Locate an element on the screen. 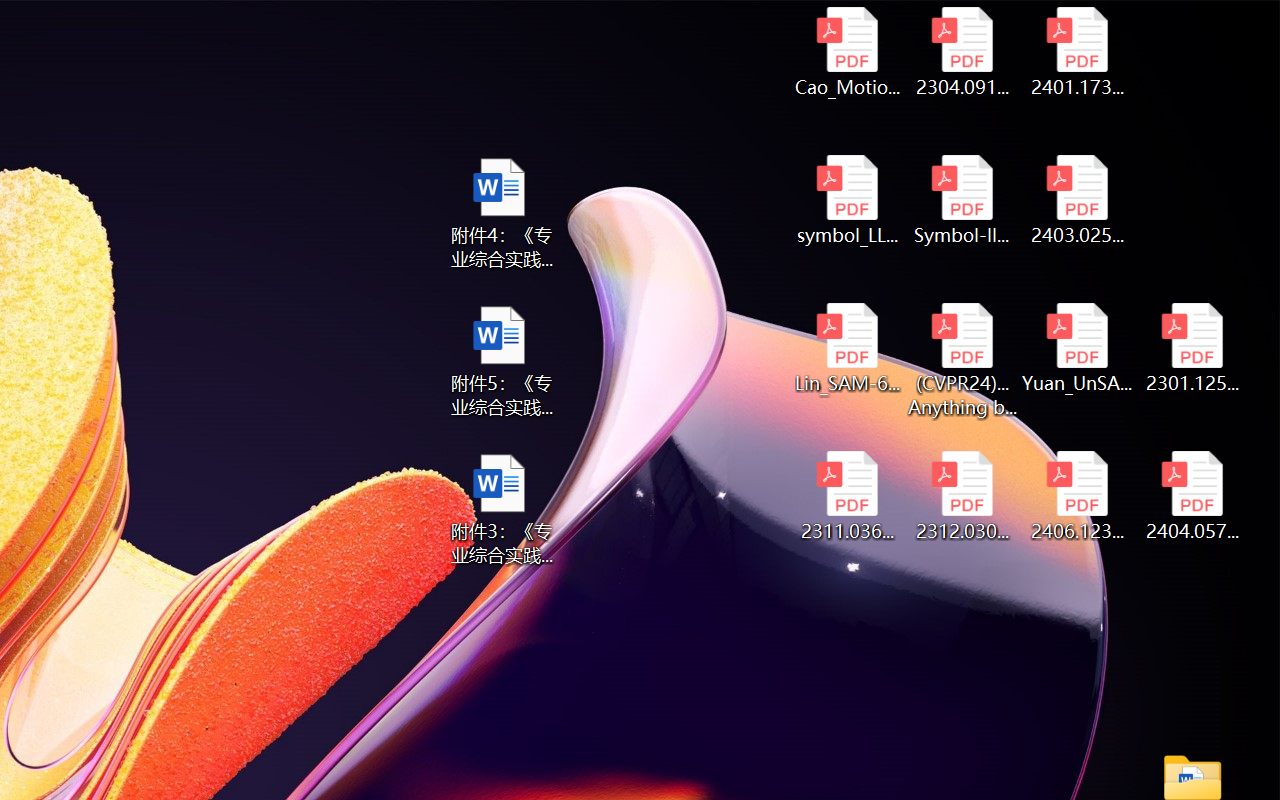 This screenshot has width=1280, height=800. 'symbol_LLM.pdf' is located at coordinates (847, 200).